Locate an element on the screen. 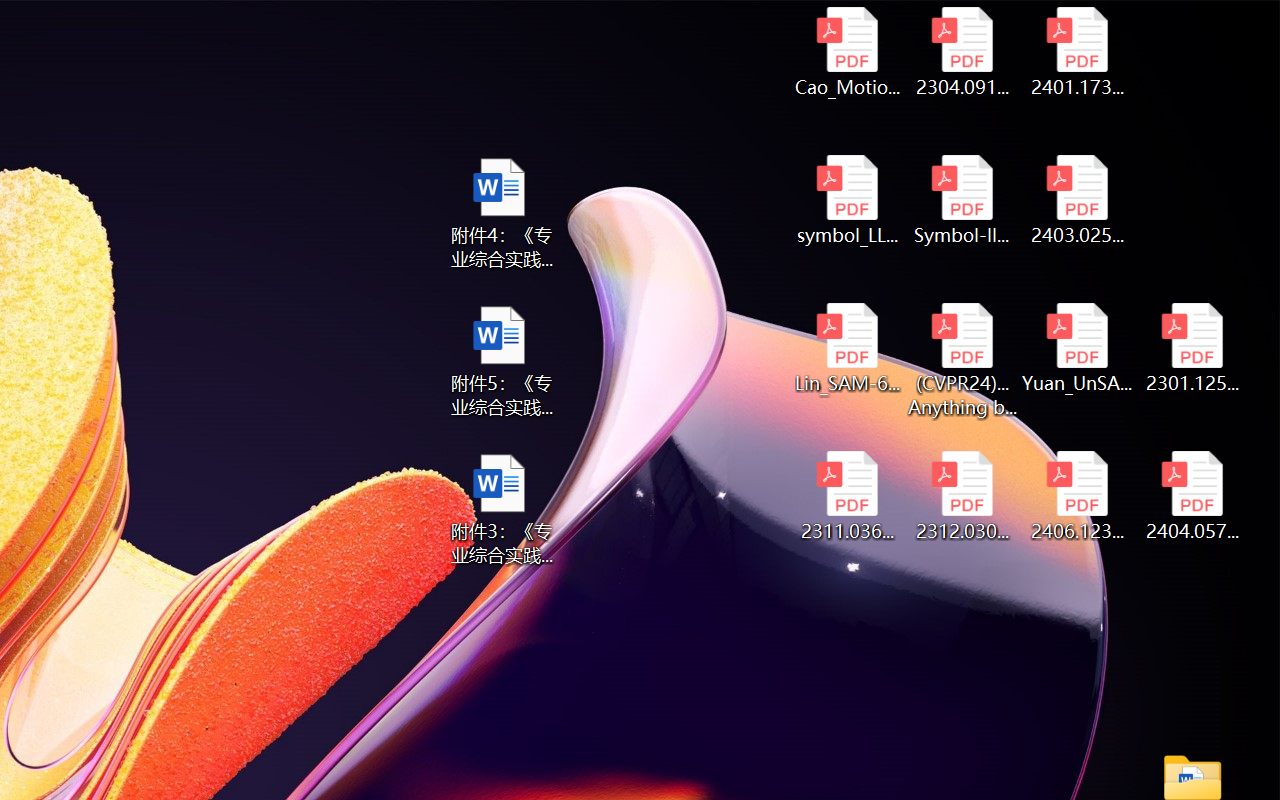 This screenshot has width=1280, height=800. 'symbol_LLM.pdf' is located at coordinates (847, 200).